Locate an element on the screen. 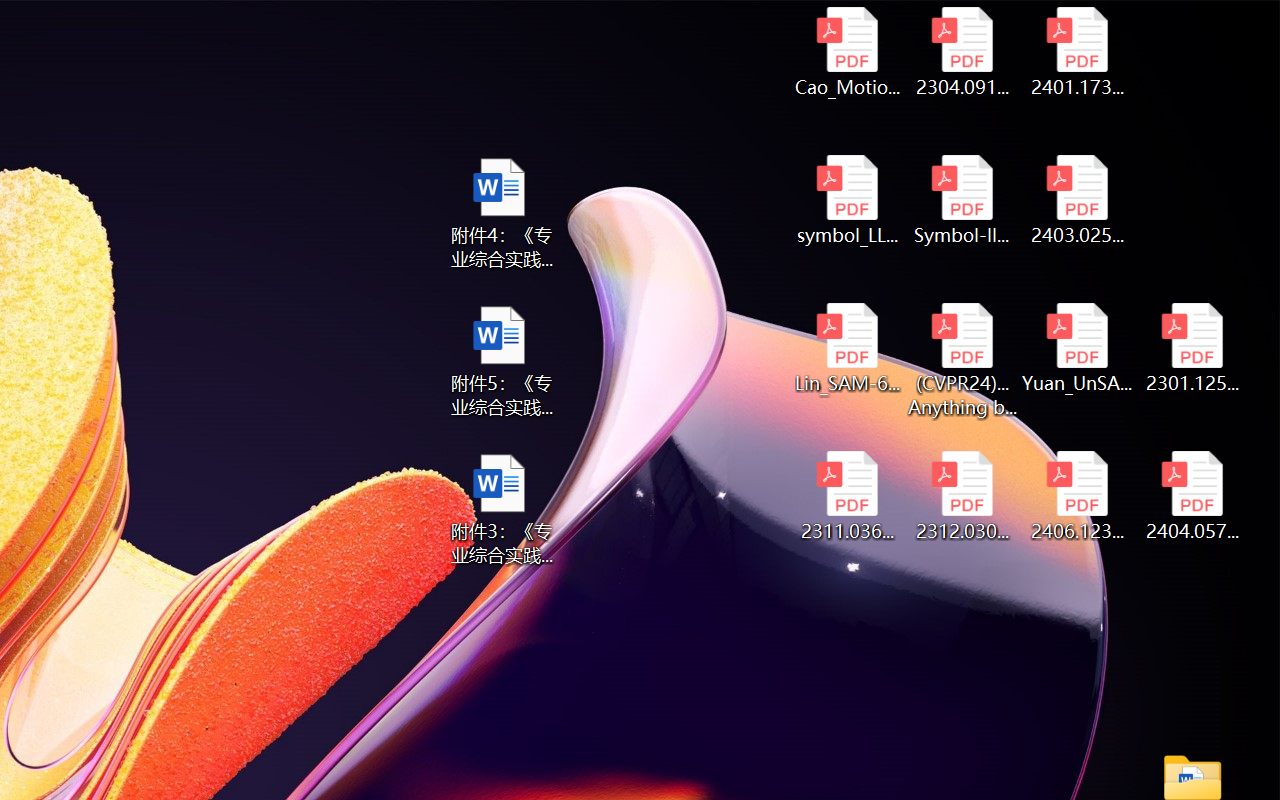 This screenshot has width=1280, height=800. 'symbol_LLM.pdf' is located at coordinates (847, 200).